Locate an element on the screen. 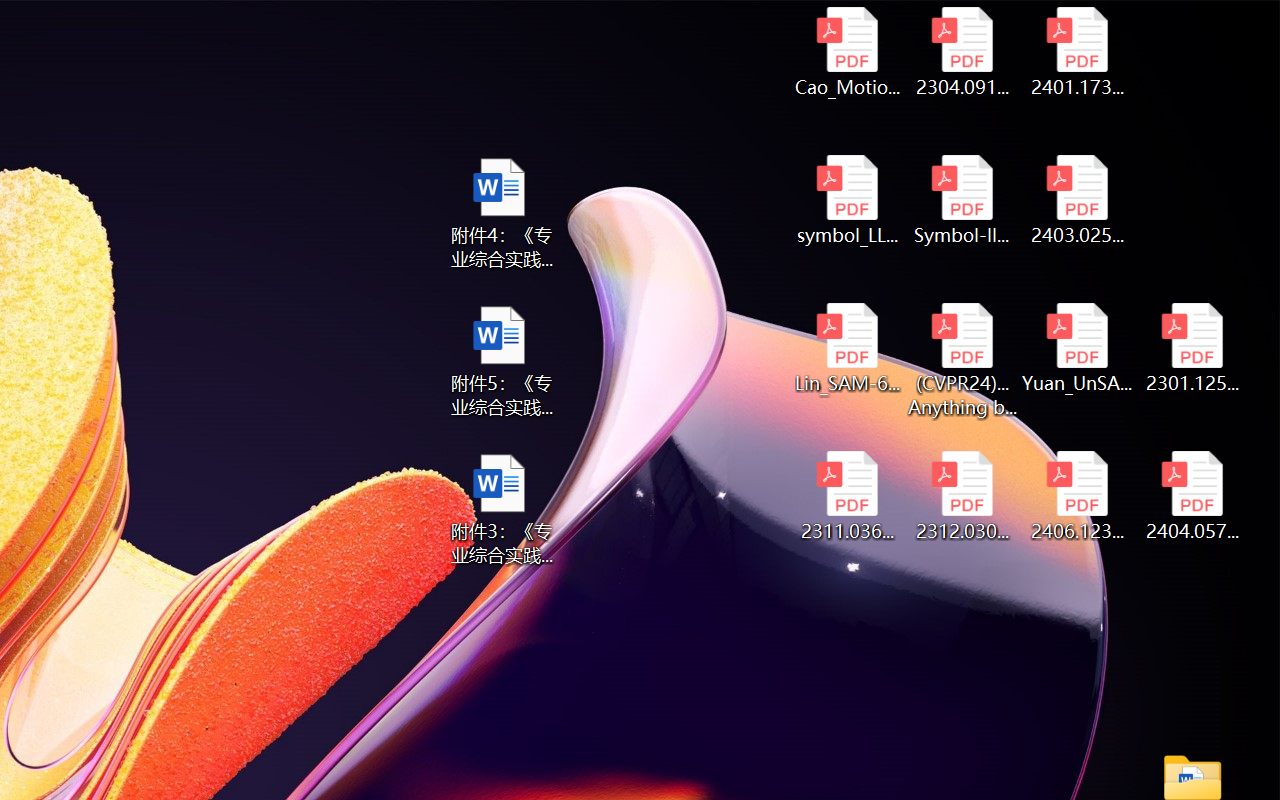 This screenshot has width=1280, height=800. 'symbol_LLM.pdf' is located at coordinates (847, 200).